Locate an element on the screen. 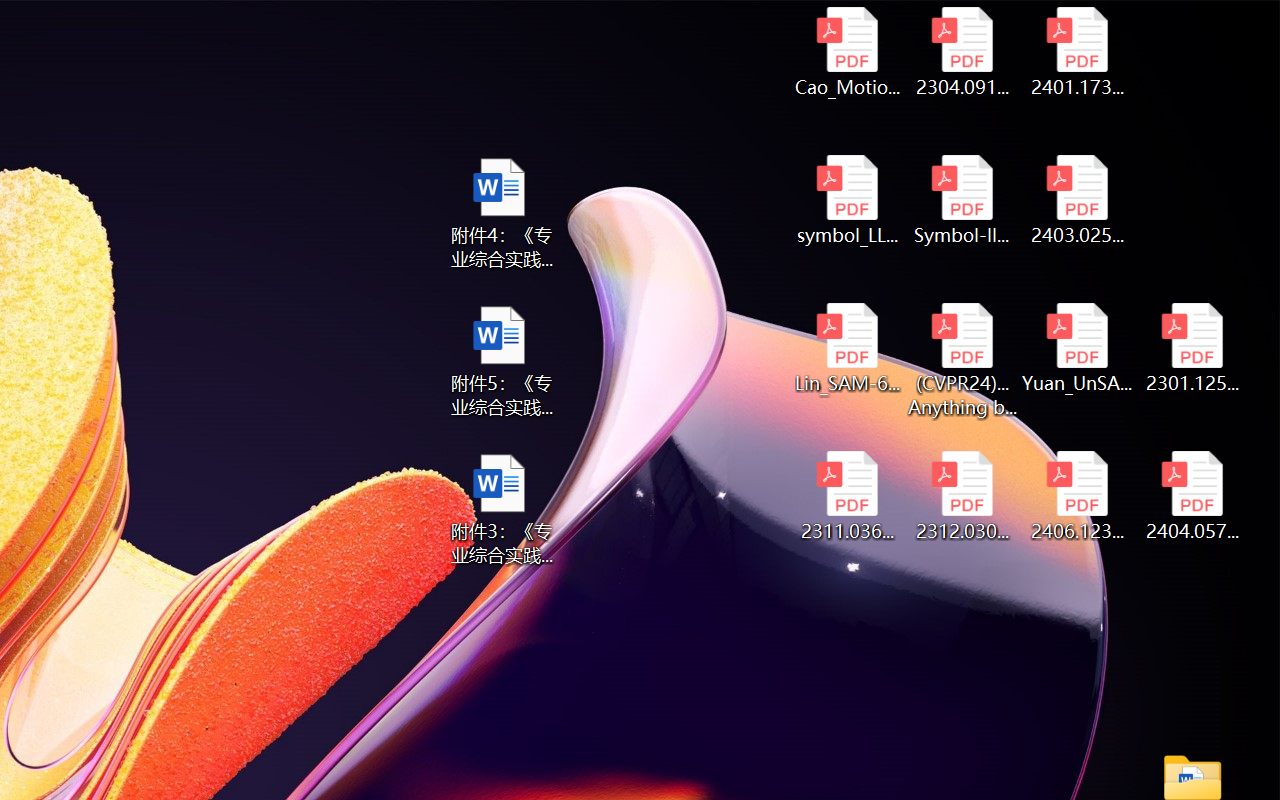 This screenshot has width=1280, height=800. 'symbol_LLM.pdf' is located at coordinates (847, 200).